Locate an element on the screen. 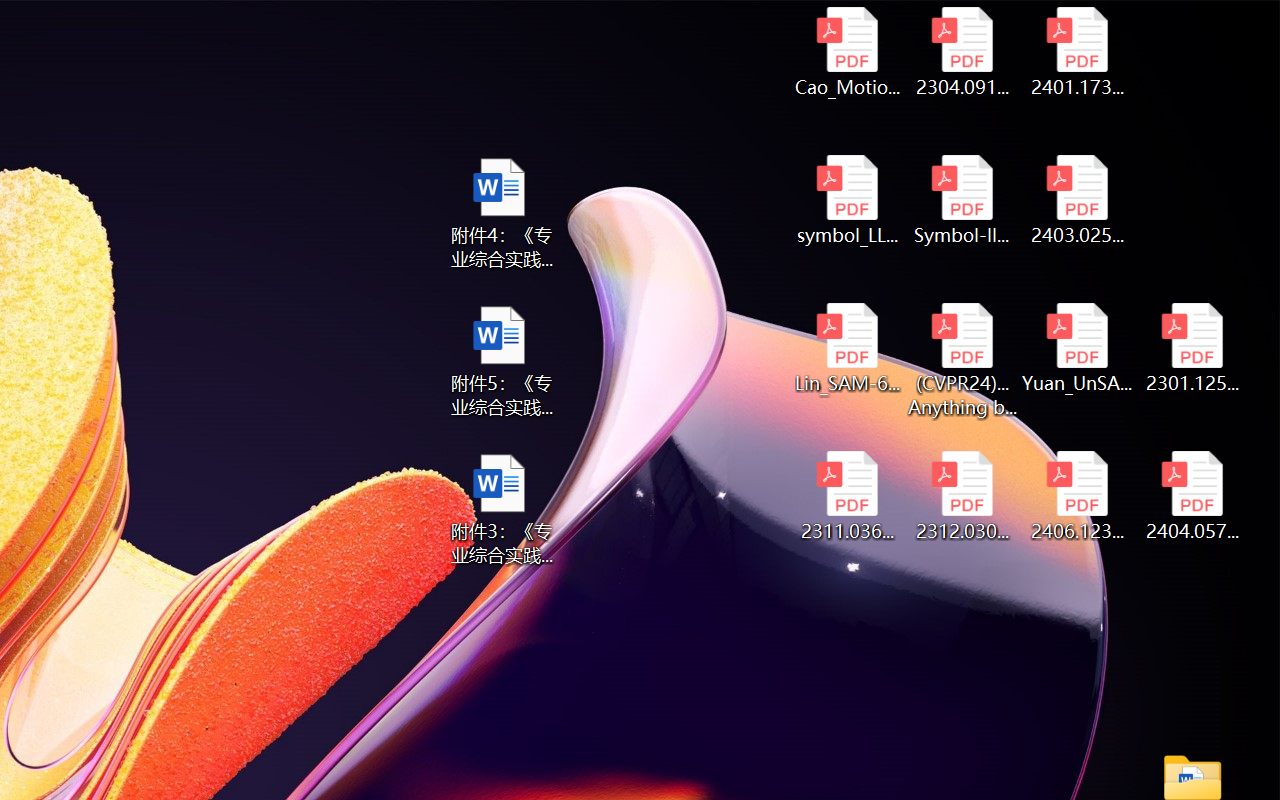 This screenshot has width=1280, height=800. 'symbol_LLM.pdf' is located at coordinates (847, 200).